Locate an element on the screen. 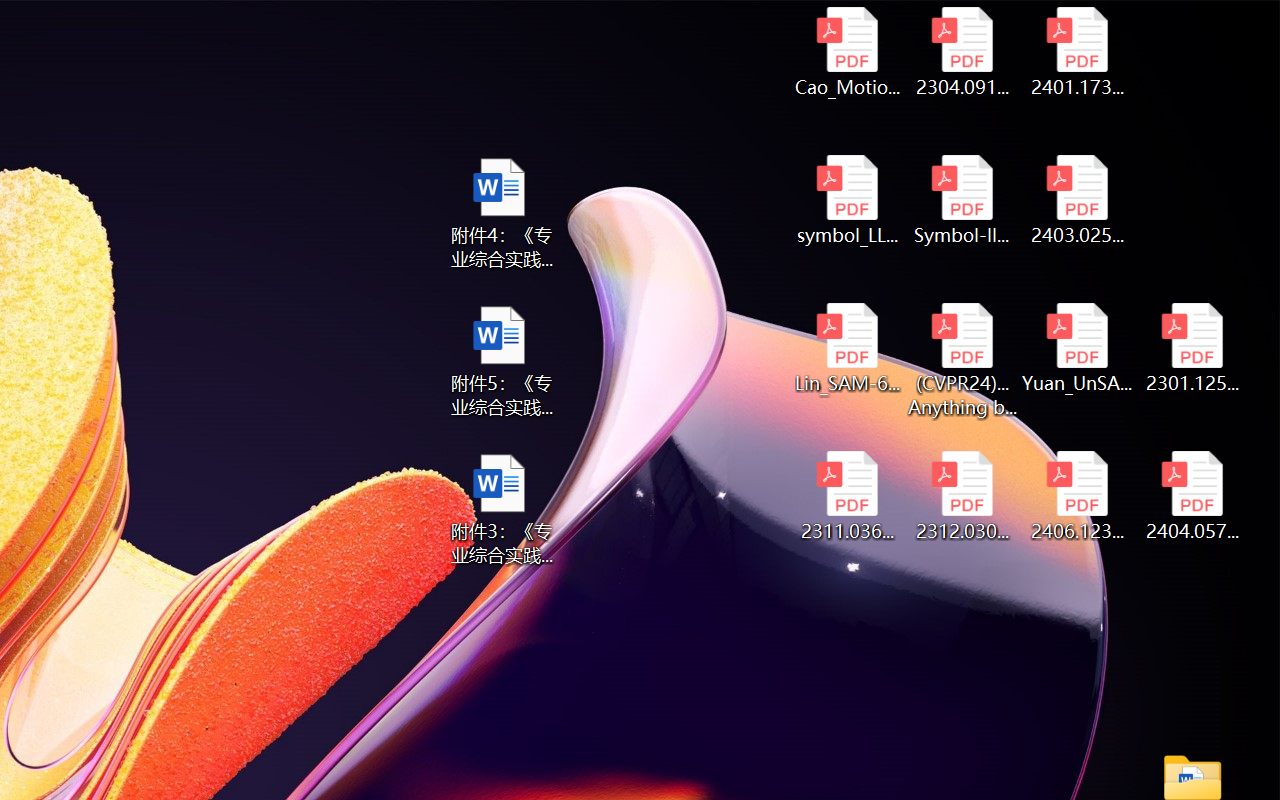 This screenshot has width=1280, height=800. 'symbol_LLM.pdf' is located at coordinates (847, 200).